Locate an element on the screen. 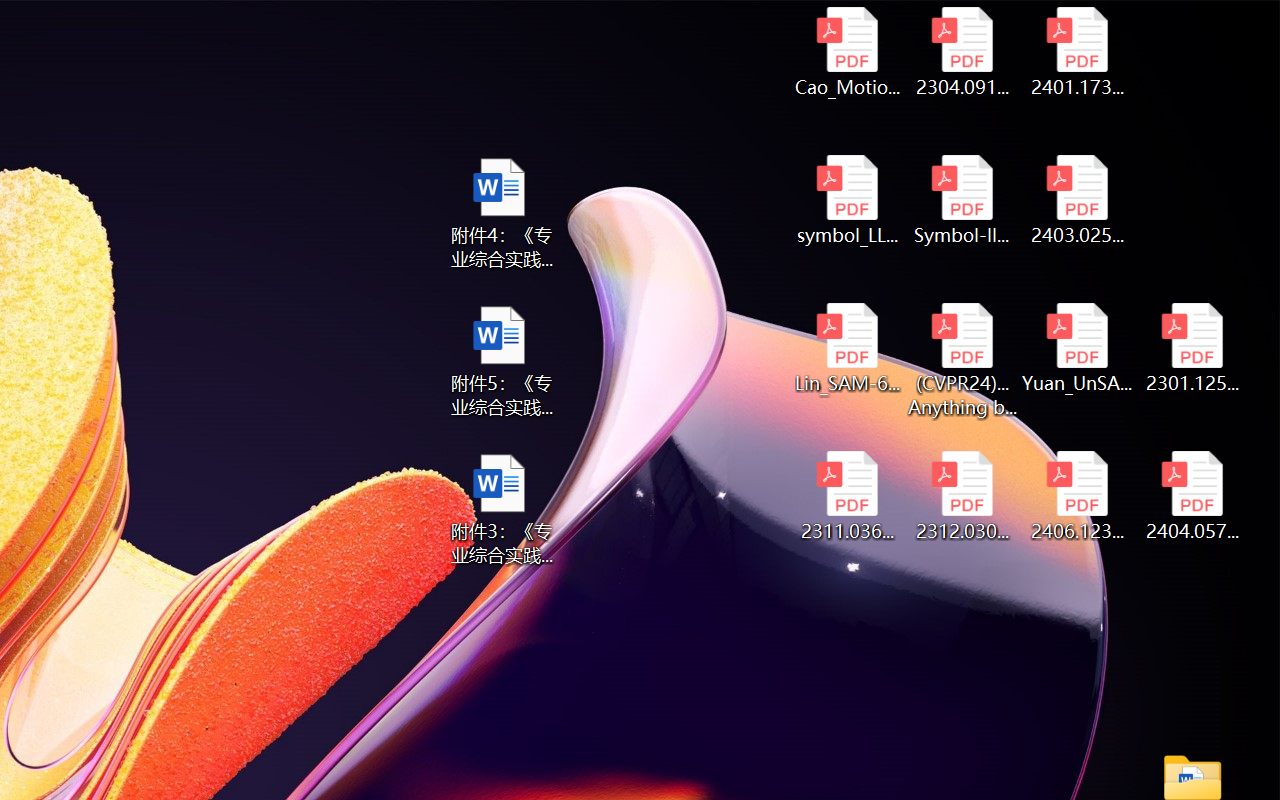 This screenshot has width=1280, height=800. 'symbol_LLM.pdf' is located at coordinates (847, 200).